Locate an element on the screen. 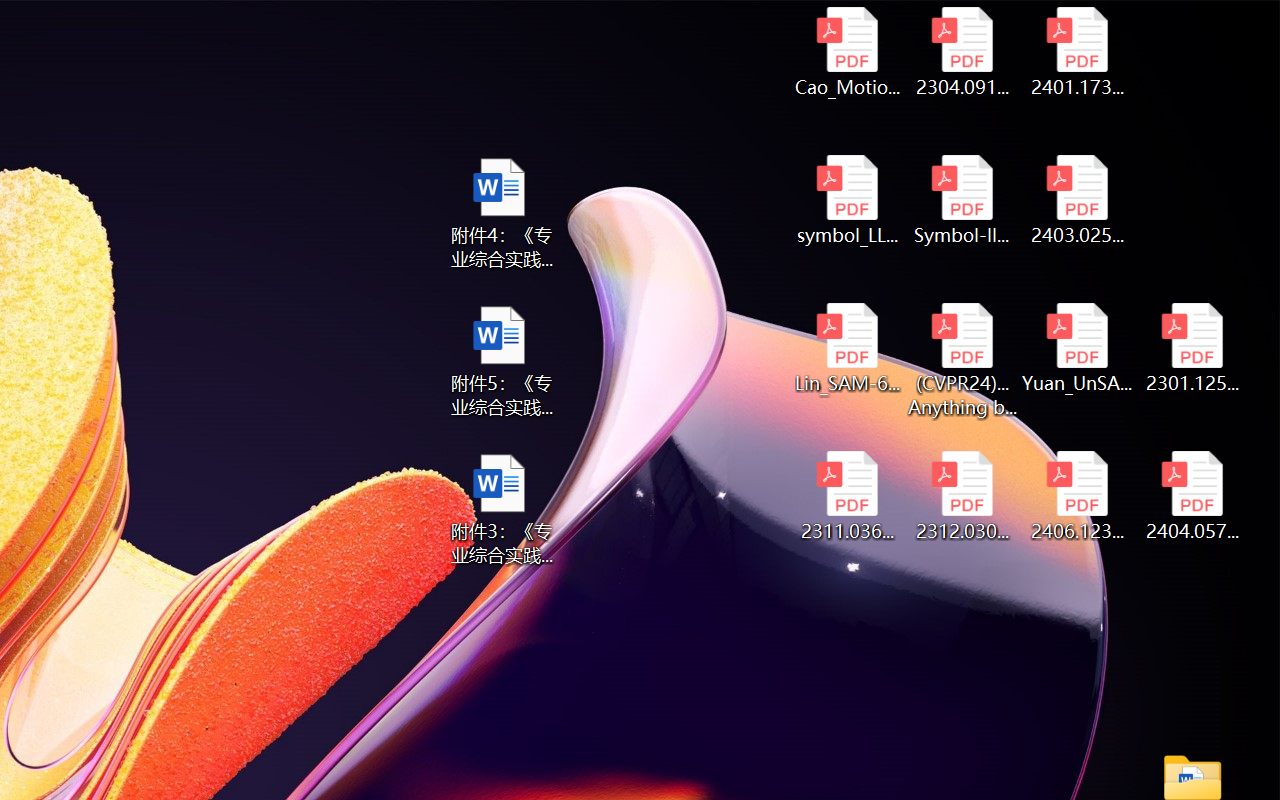 This screenshot has width=1280, height=800. 'symbol_LLM.pdf' is located at coordinates (847, 200).